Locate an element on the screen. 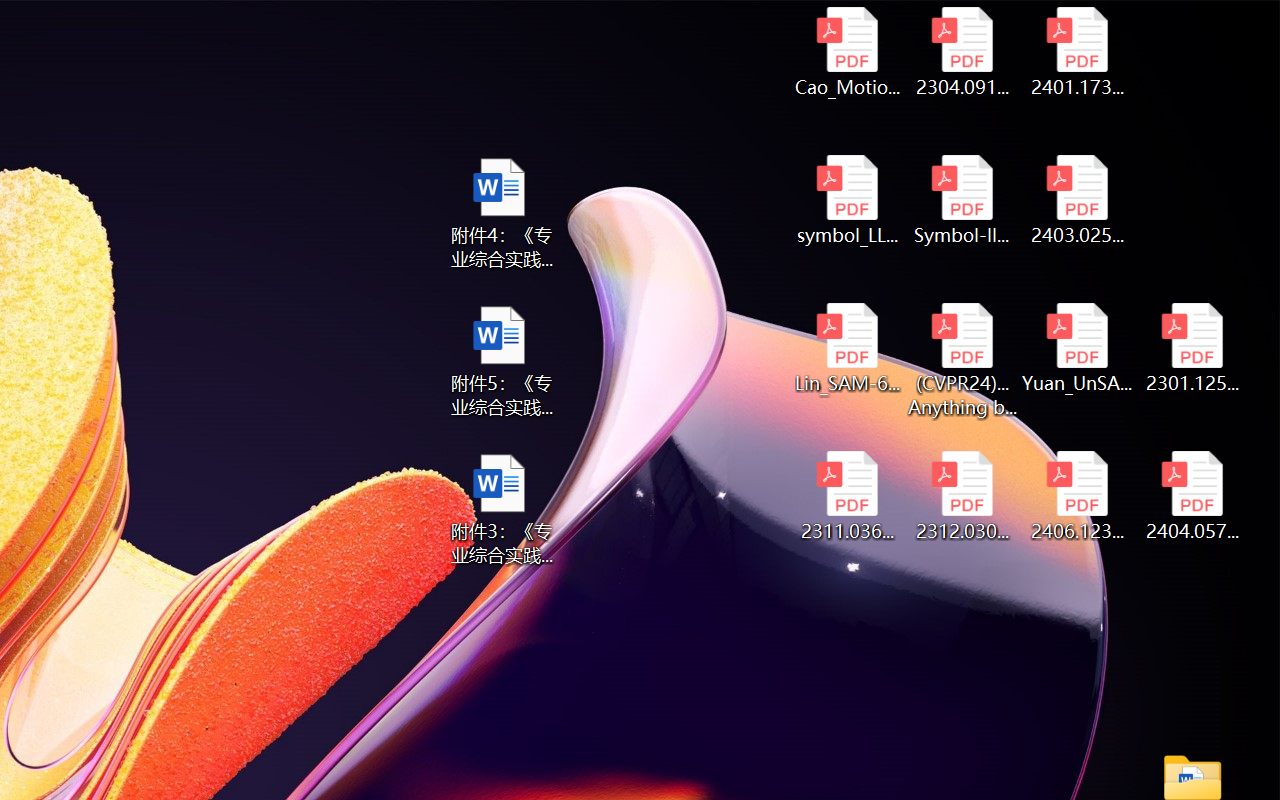 This screenshot has width=1280, height=800. 'symbol_LLM.pdf' is located at coordinates (847, 200).